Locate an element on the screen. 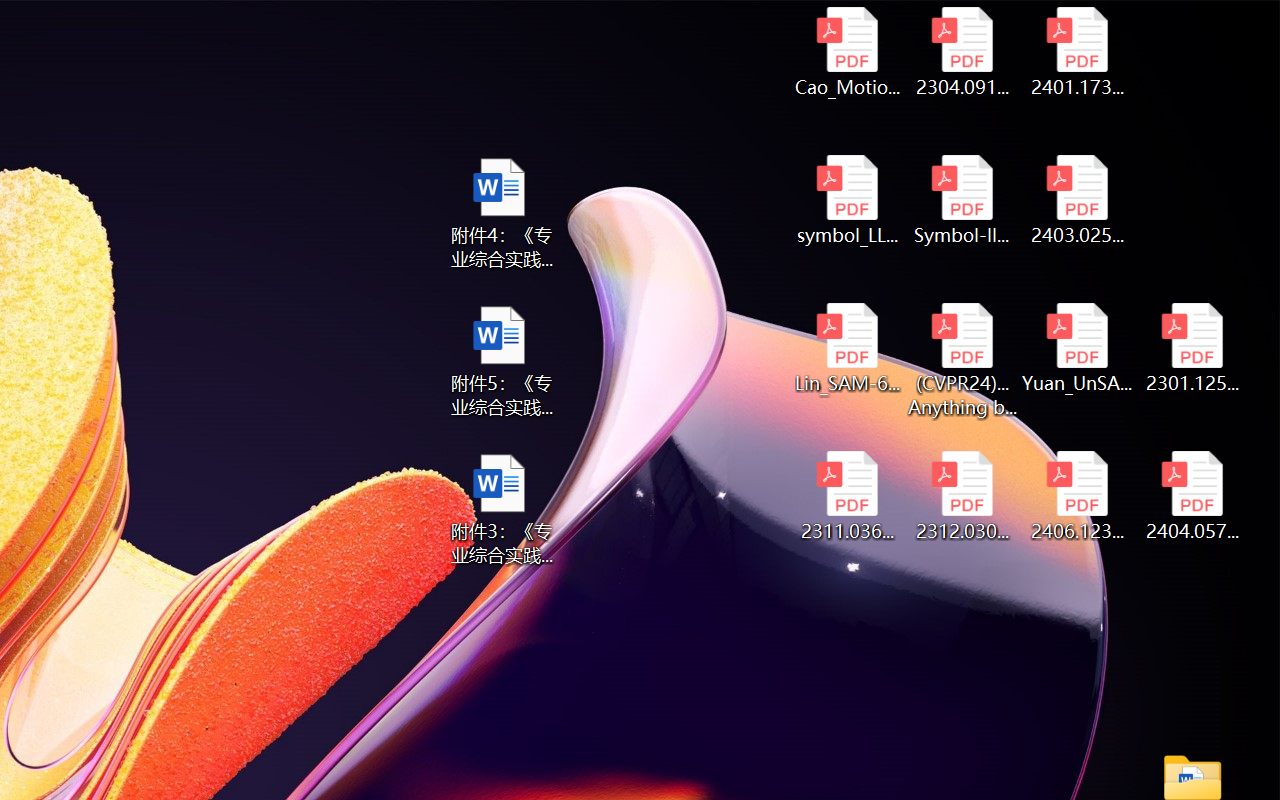 This screenshot has width=1280, height=800. 'symbol_LLM.pdf' is located at coordinates (847, 200).